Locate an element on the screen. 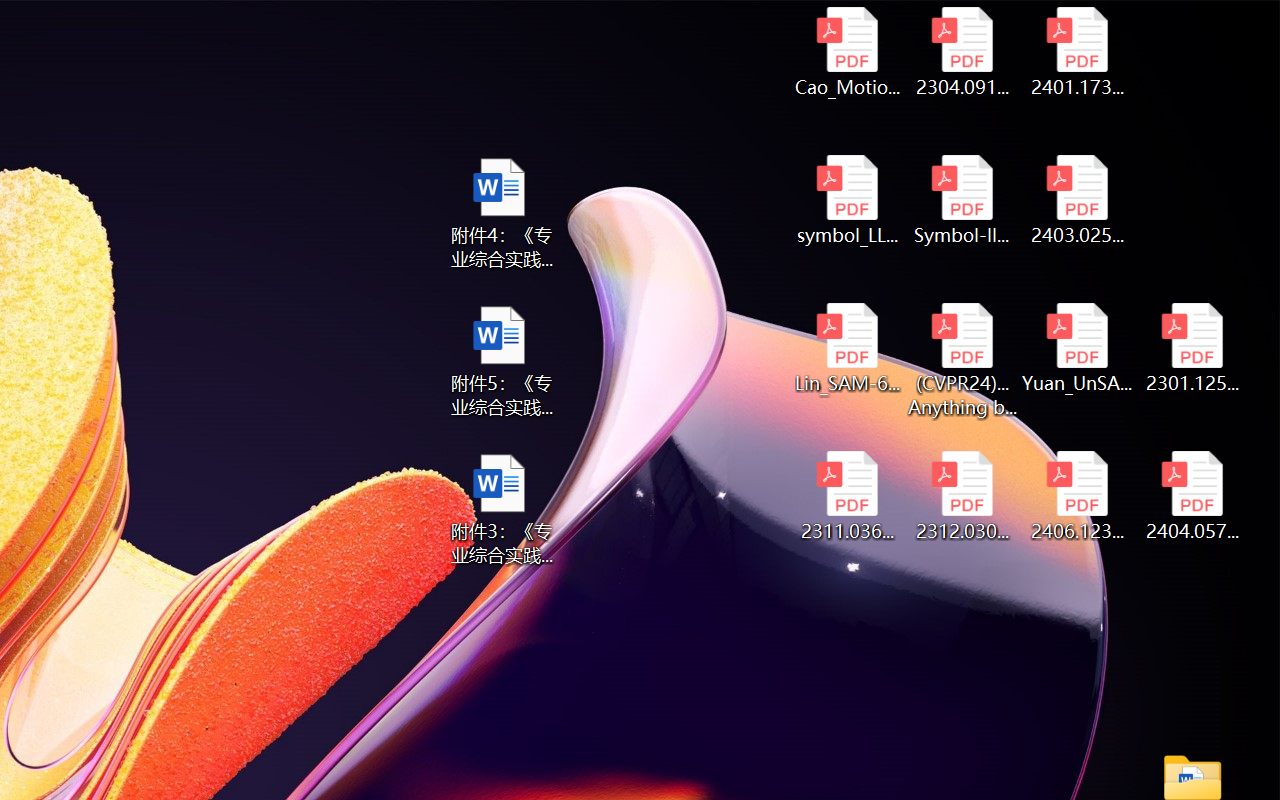 This screenshot has width=1280, height=800. 'symbol_LLM.pdf' is located at coordinates (847, 200).